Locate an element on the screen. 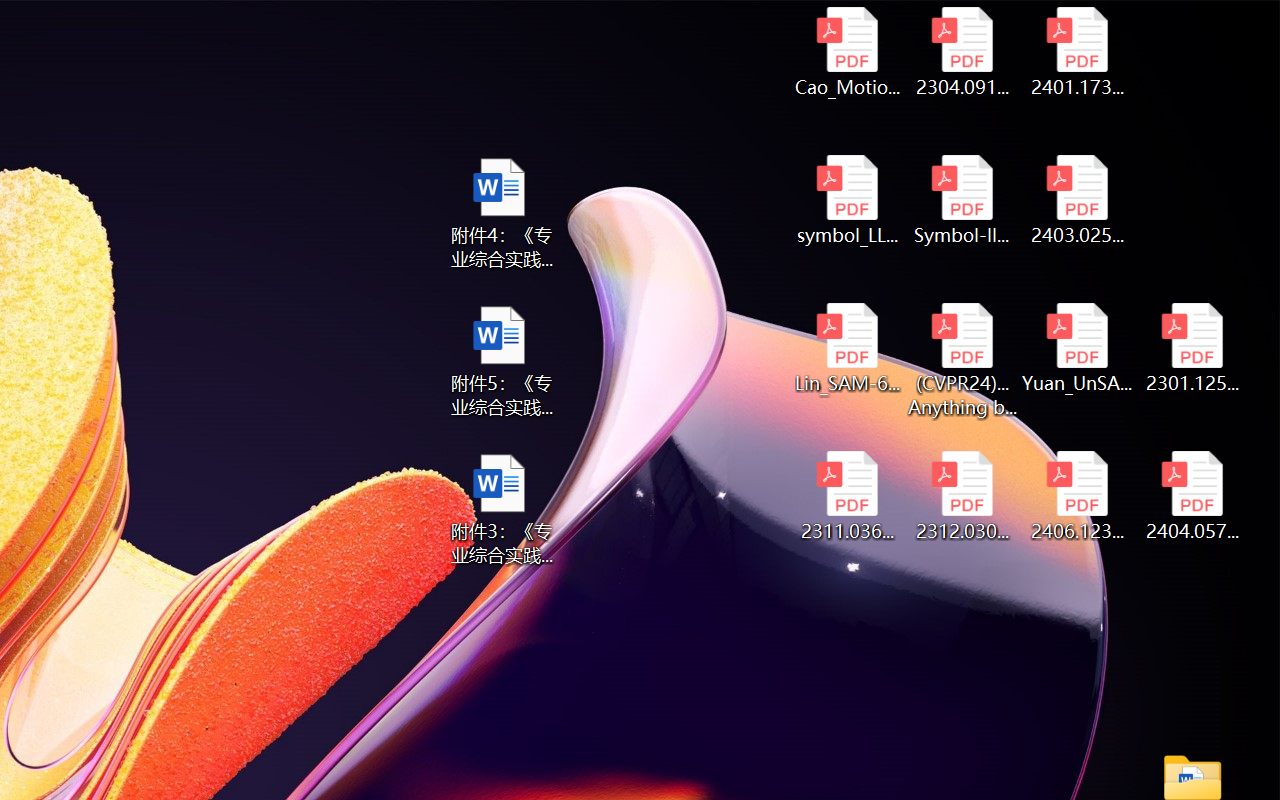 This screenshot has width=1280, height=800. 'symbol_LLM.pdf' is located at coordinates (847, 200).